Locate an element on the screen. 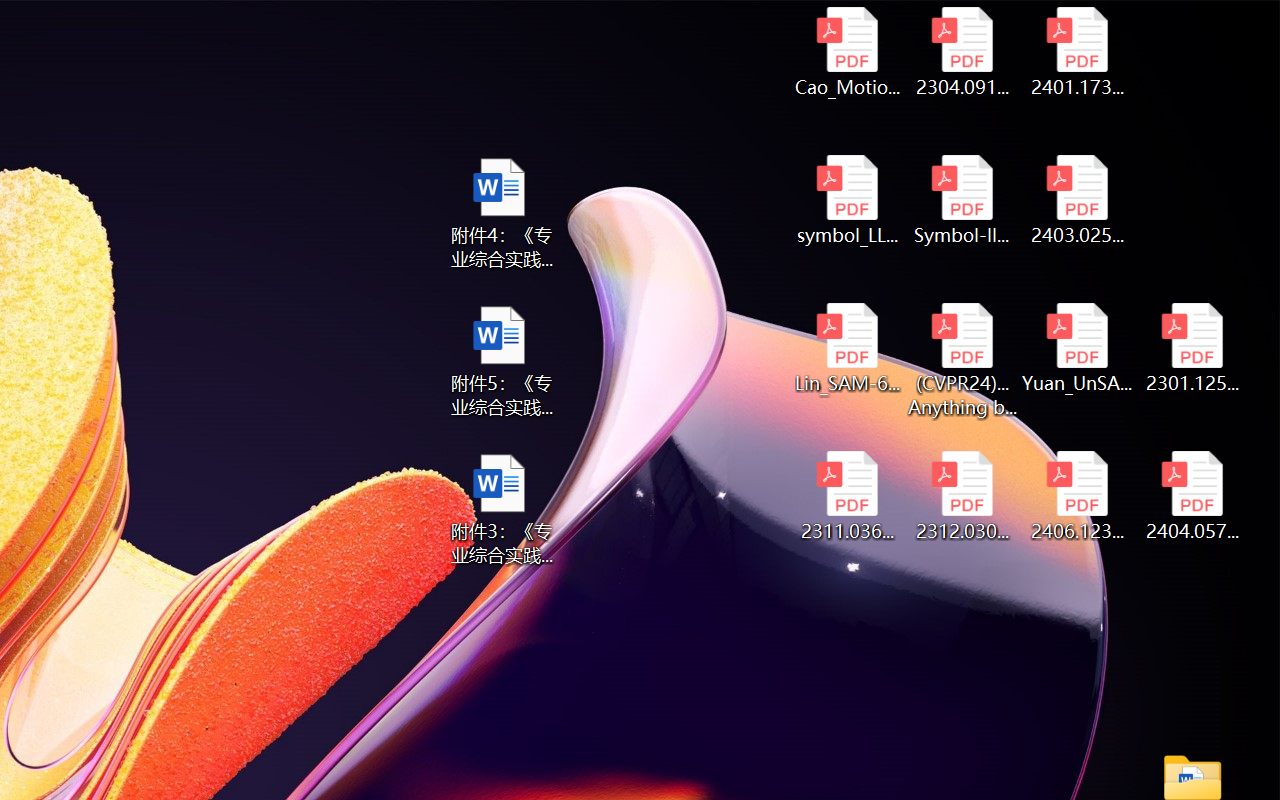 This screenshot has width=1280, height=800. 'symbol_LLM.pdf' is located at coordinates (847, 200).